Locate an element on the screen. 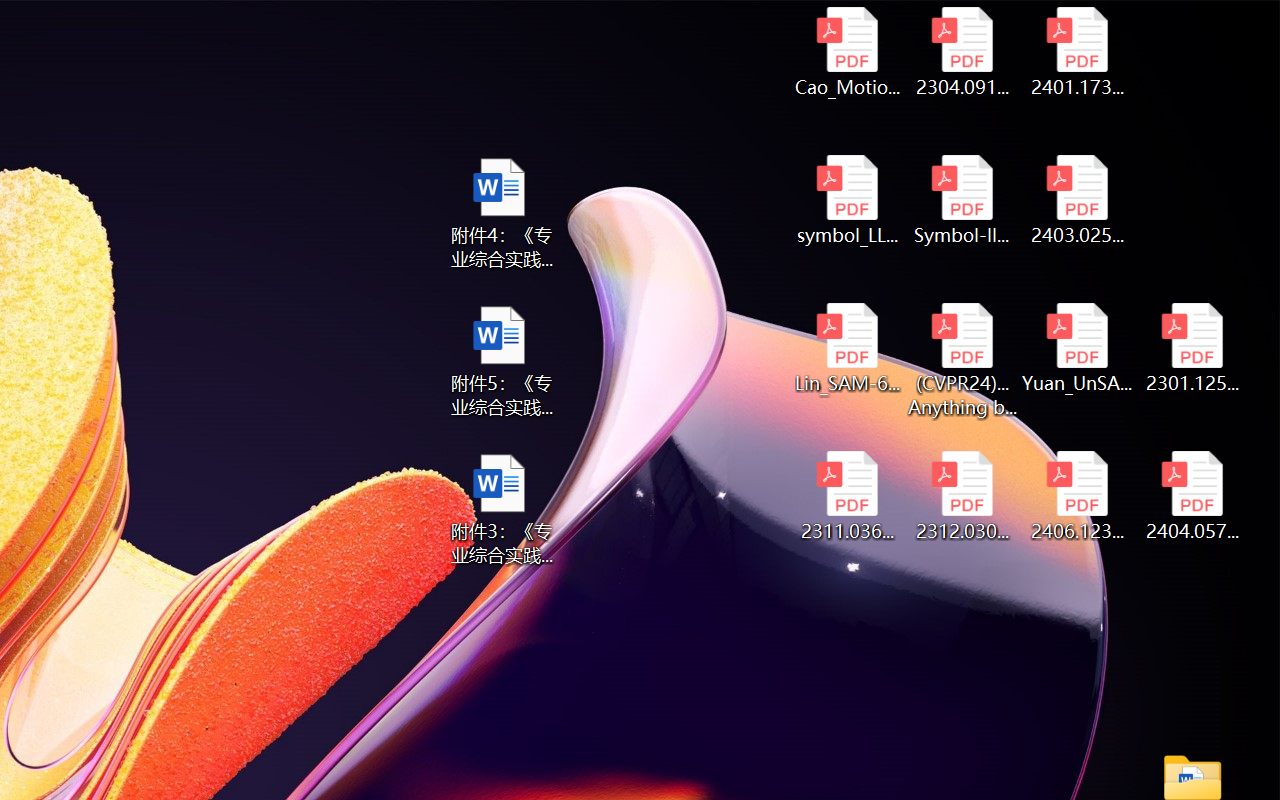 This screenshot has width=1280, height=800. 'symbol_LLM.pdf' is located at coordinates (847, 200).